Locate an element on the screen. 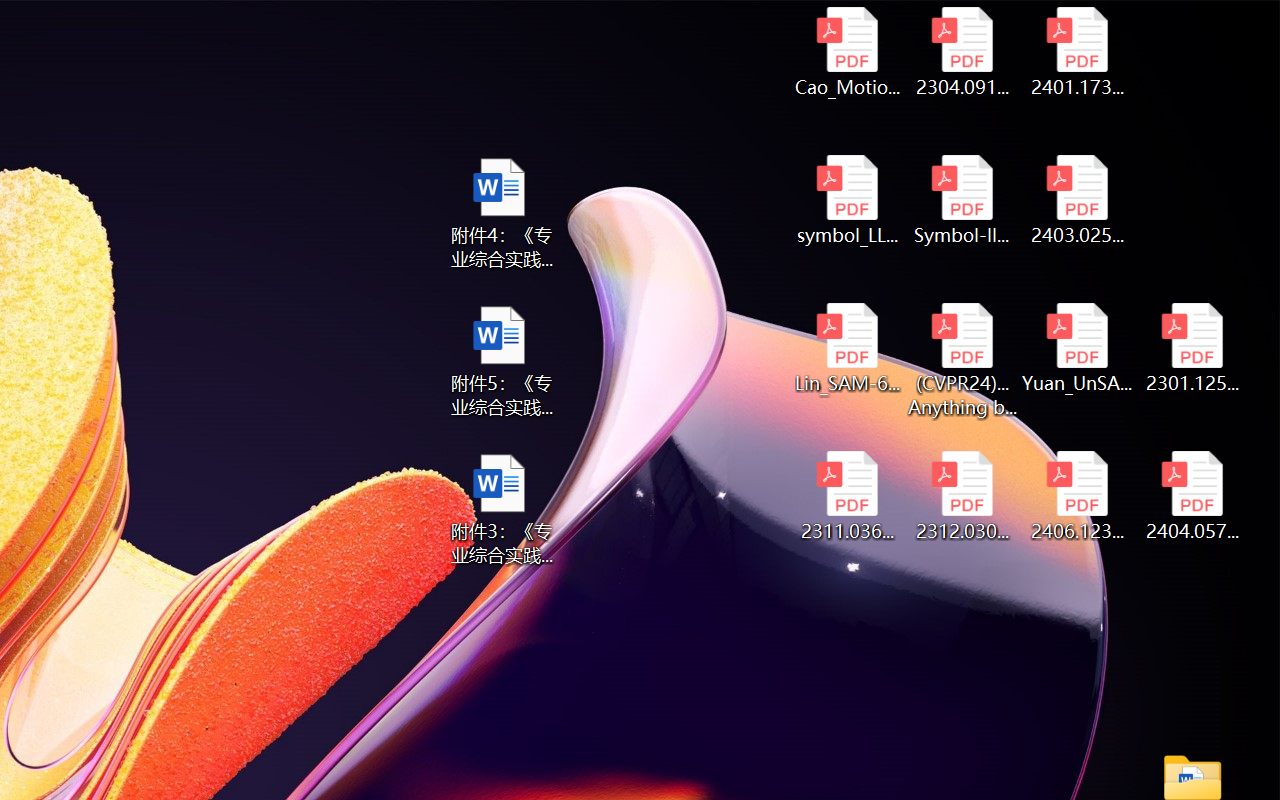 This screenshot has width=1280, height=800. 'symbol_LLM.pdf' is located at coordinates (847, 200).